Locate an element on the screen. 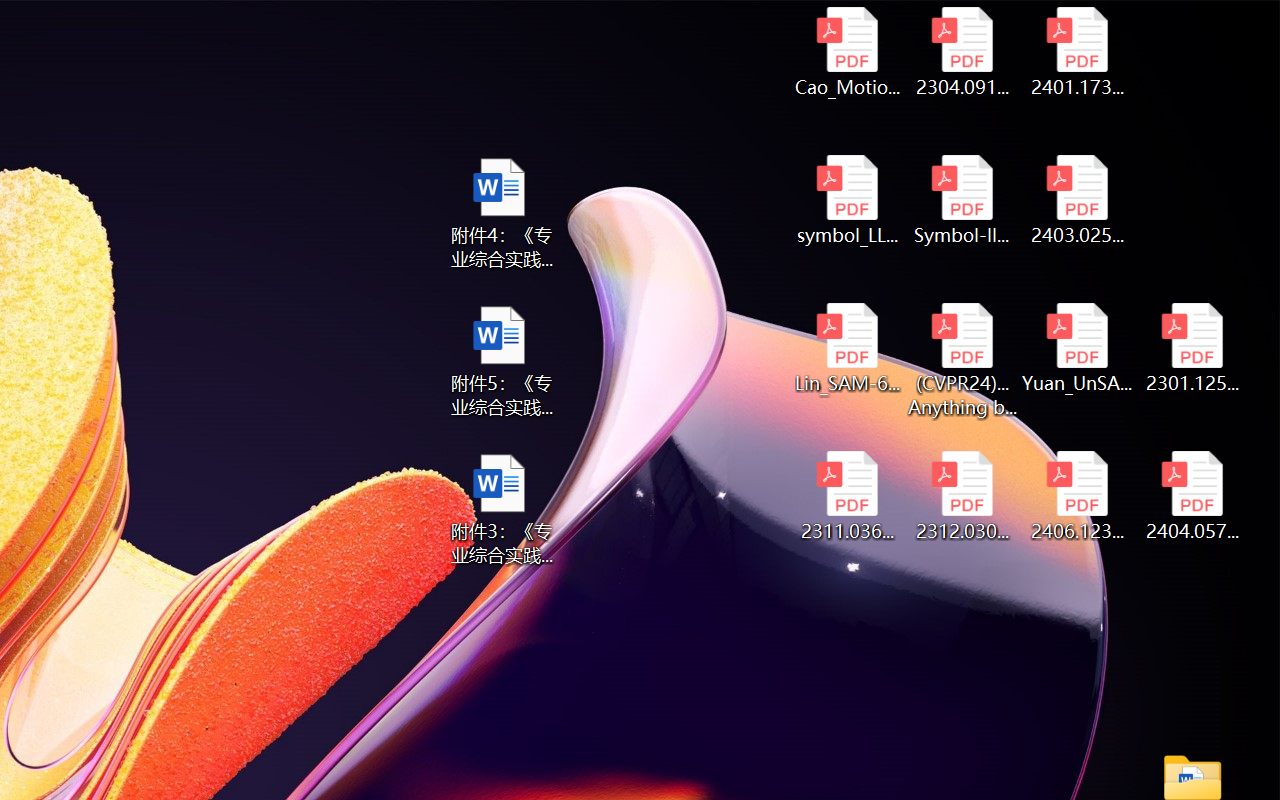 This screenshot has width=1280, height=800. 'symbol_LLM.pdf' is located at coordinates (847, 200).